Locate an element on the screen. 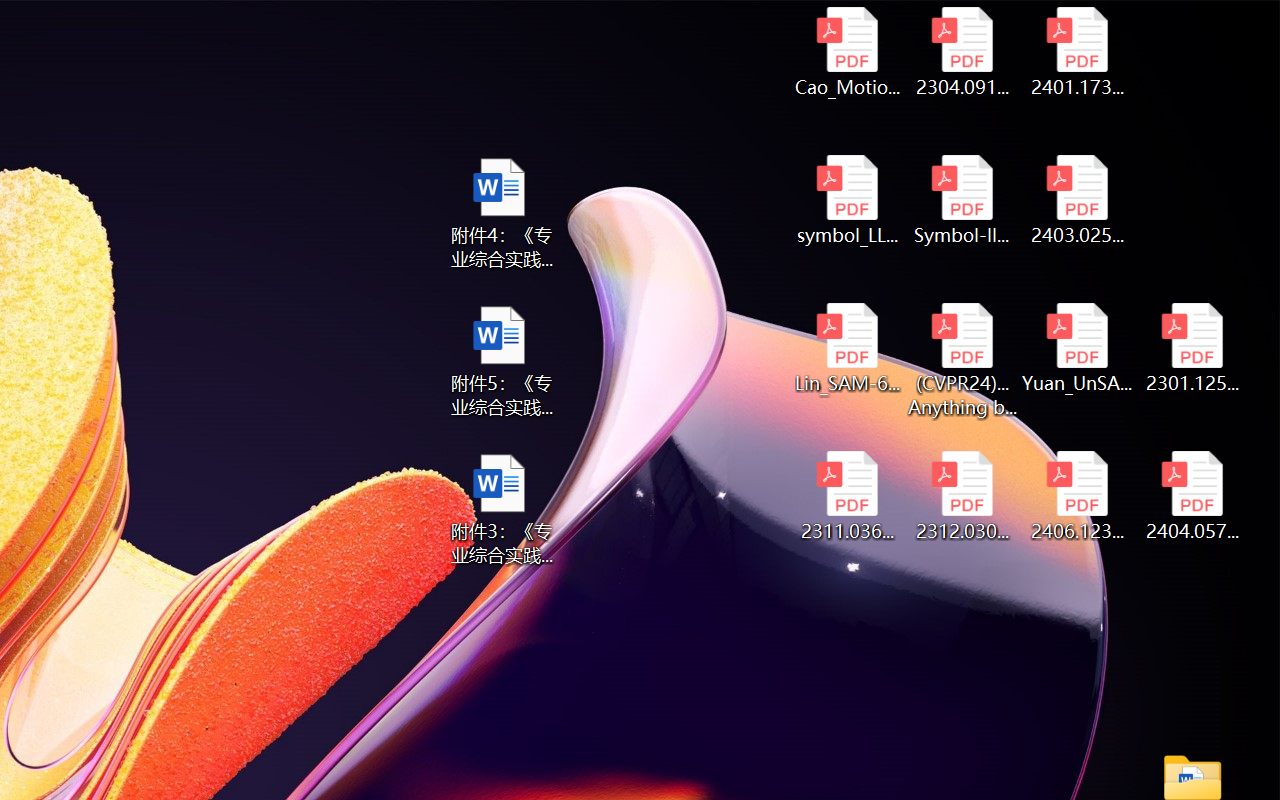 This screenshot has width=1280, height=800. 'symbol_LLM.pdf' is located at coordinates (847, 200).